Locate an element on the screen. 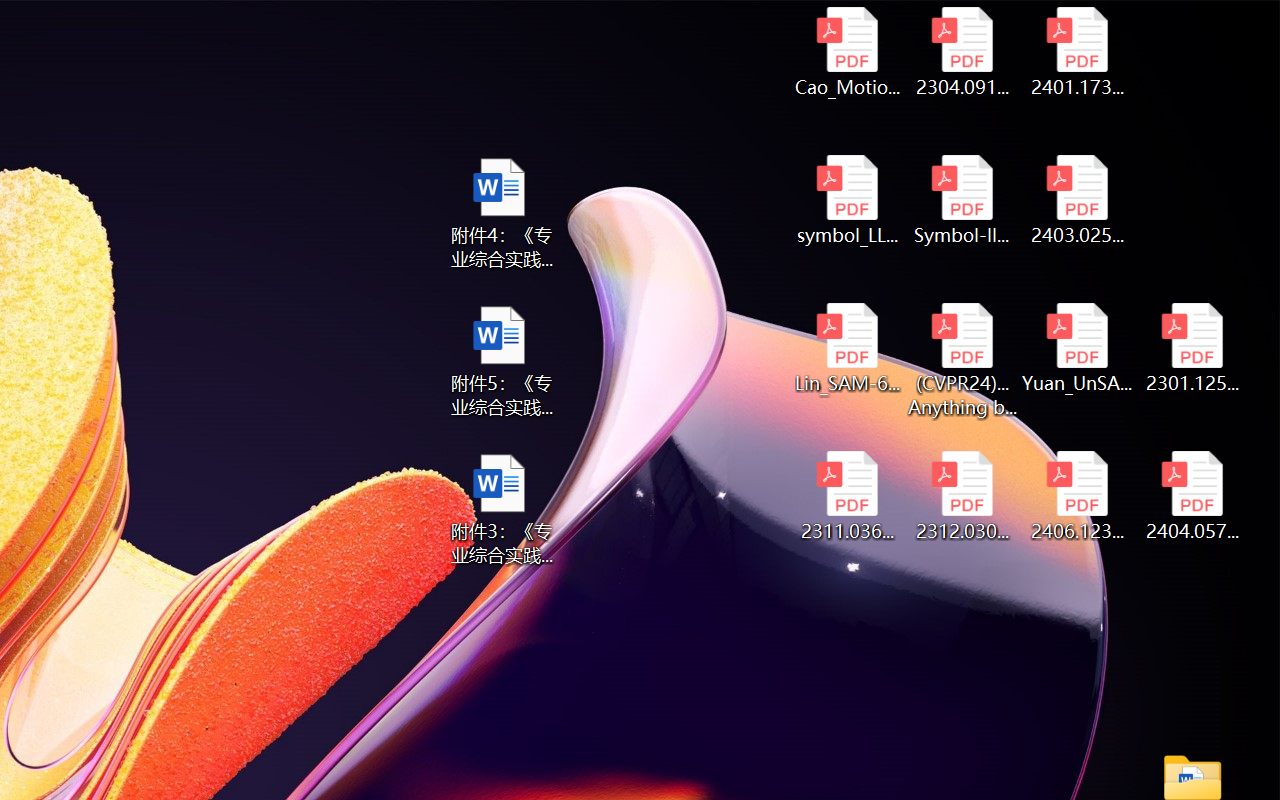 This screenshot has width=1280, height=800. 'symbol_LLM.pdf' is located at coordinates (847, 200).